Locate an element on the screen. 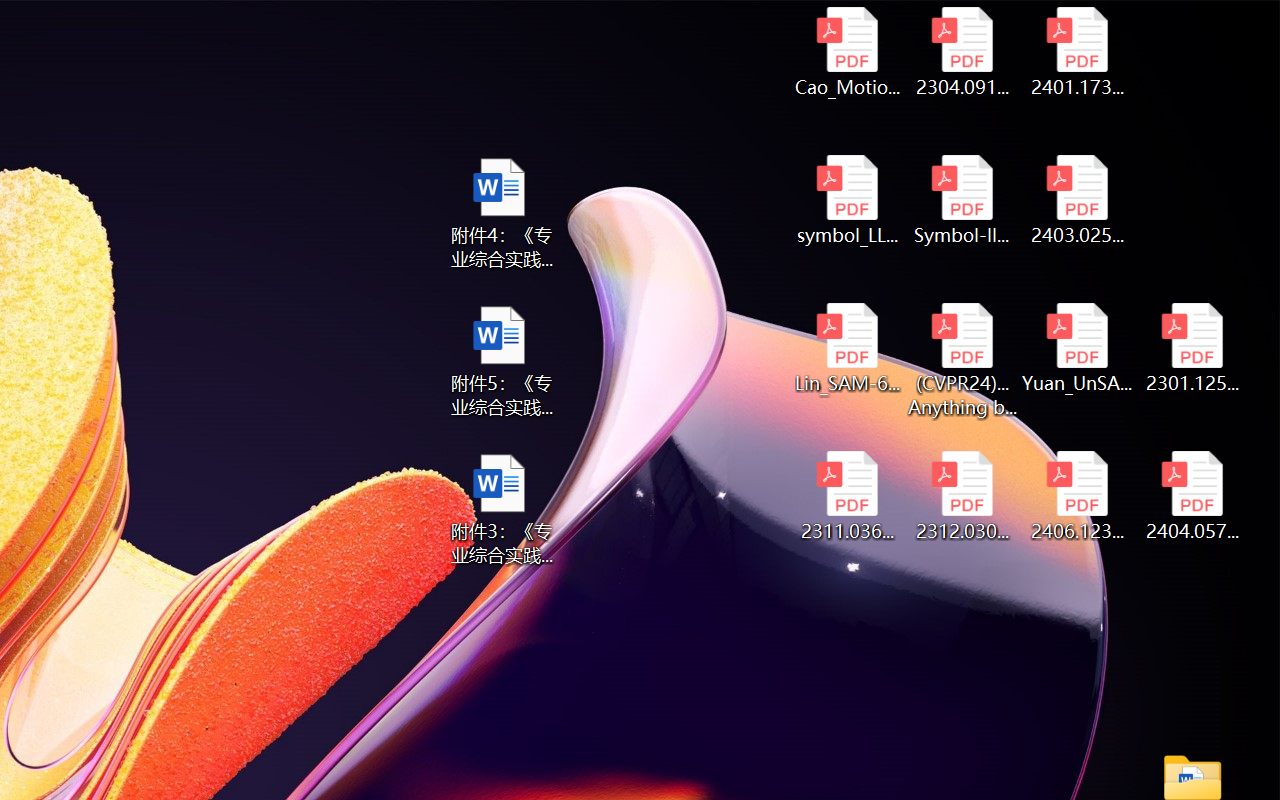 This screenshot has width=1280, height=800. 'symbol_LLM.pdf' is located at coordinates (847, 200).